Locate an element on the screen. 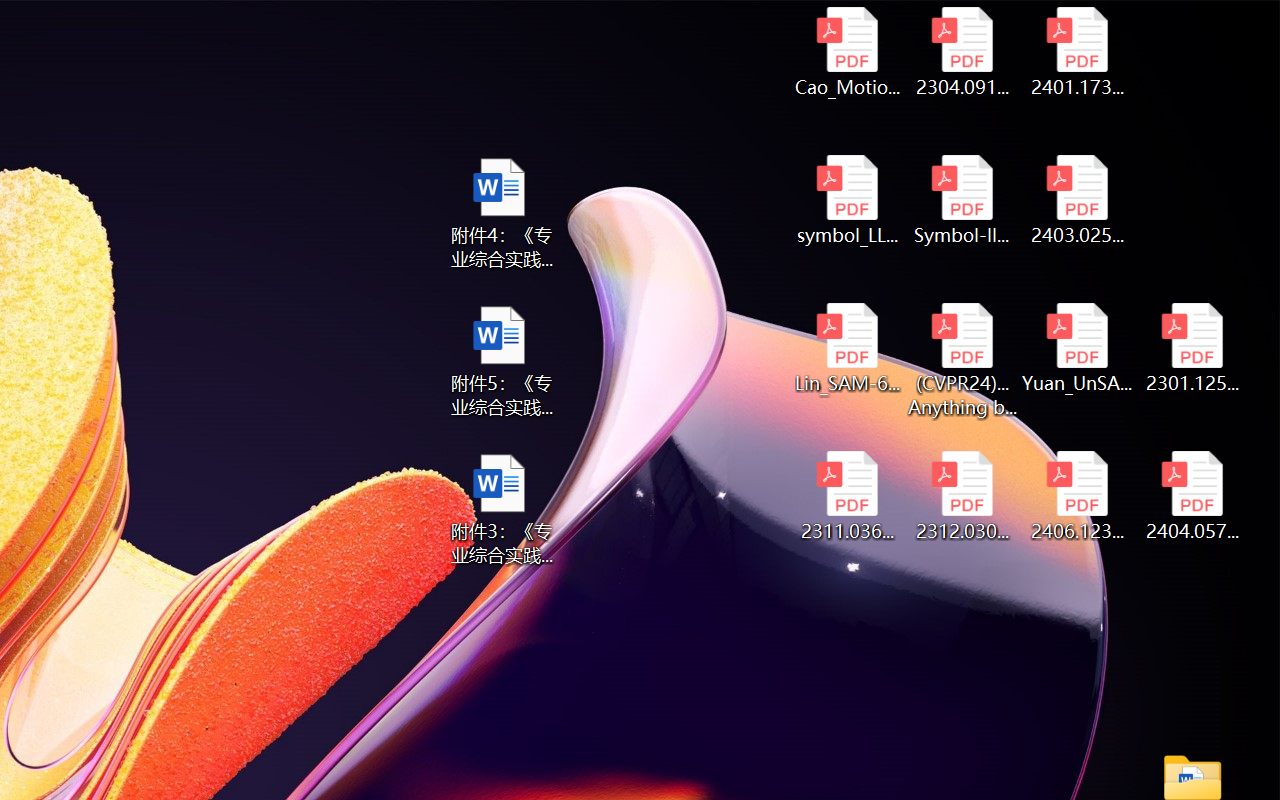 This screenshot has width=1280, height=800. 'symbol_LLM.pdf' is located at coordinates (847, 200).